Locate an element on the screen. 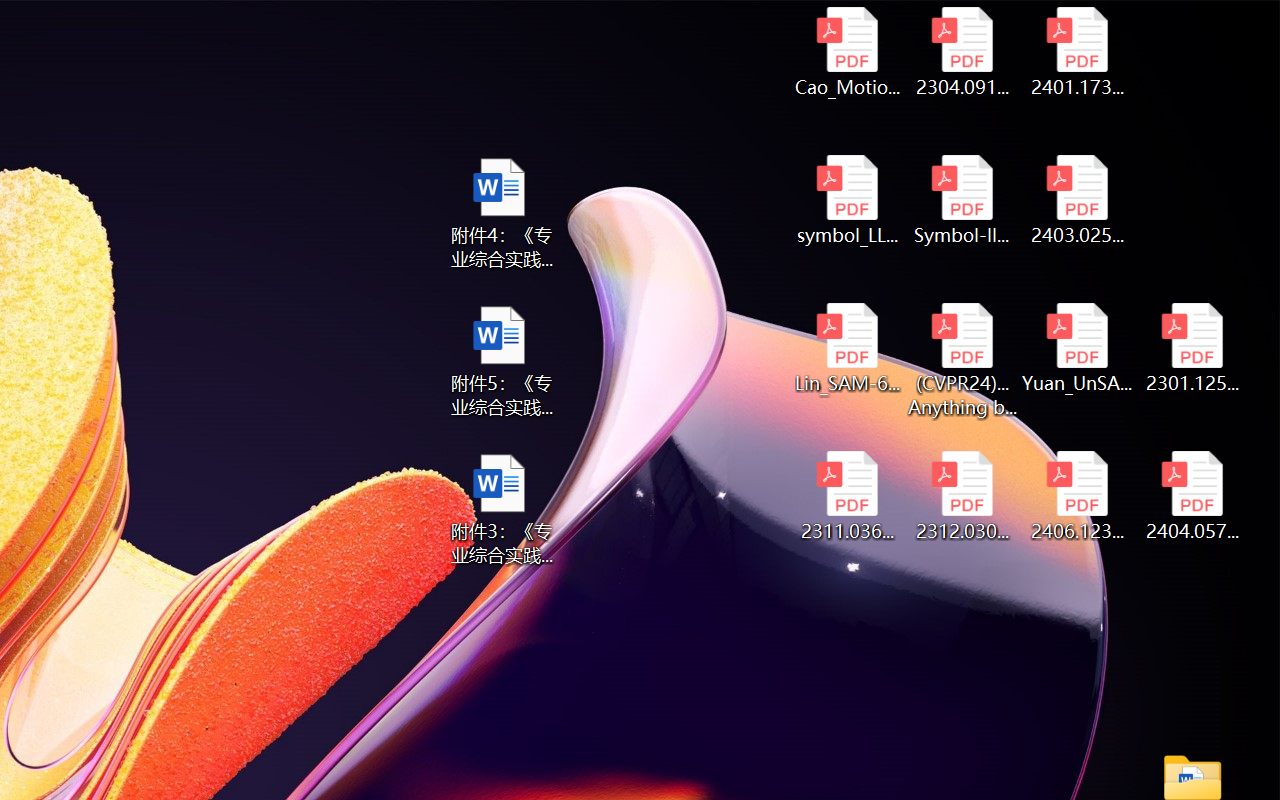 This screenshot has width=1280, height=800. 'symbol_LLM.pdf' is located at coordinates (847, 200).